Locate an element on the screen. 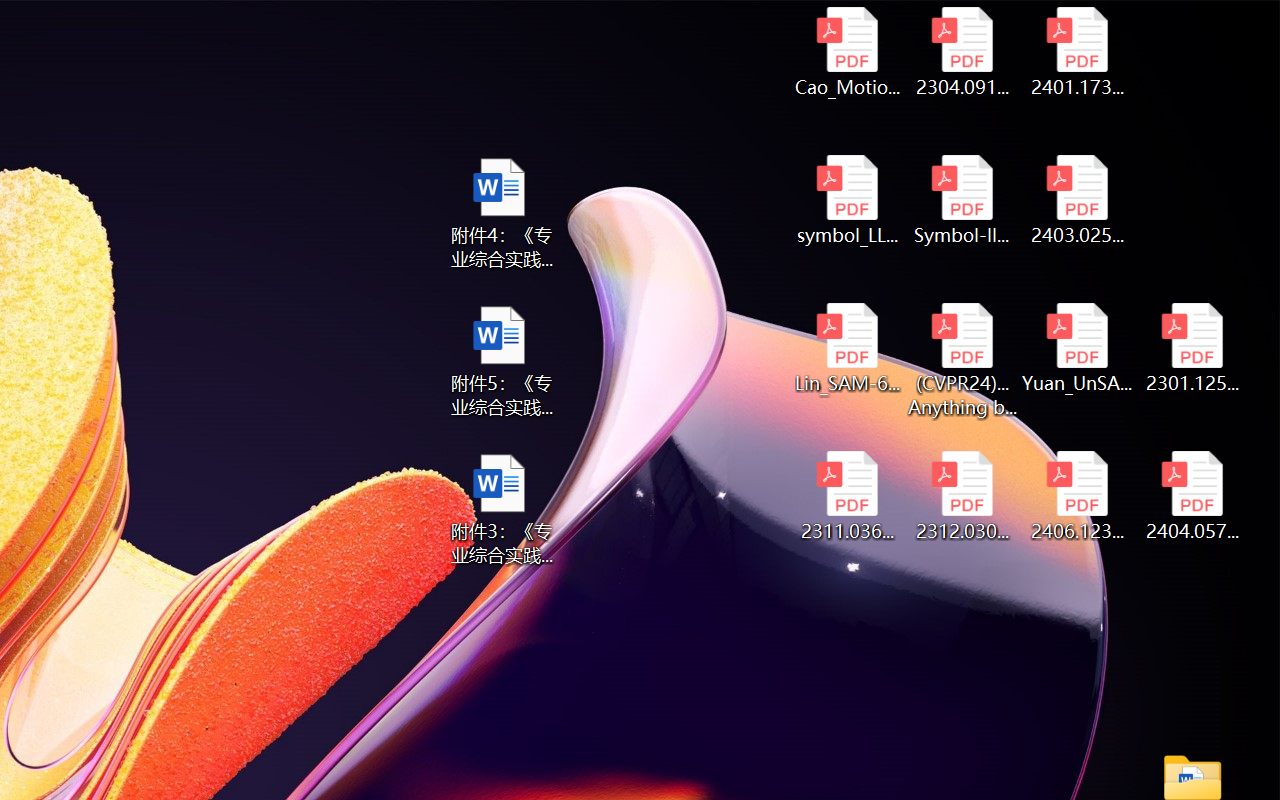 This screenshot has width=1280, height=800. 'symbol_LLM.pdf' is located at coordinates (847, 200).